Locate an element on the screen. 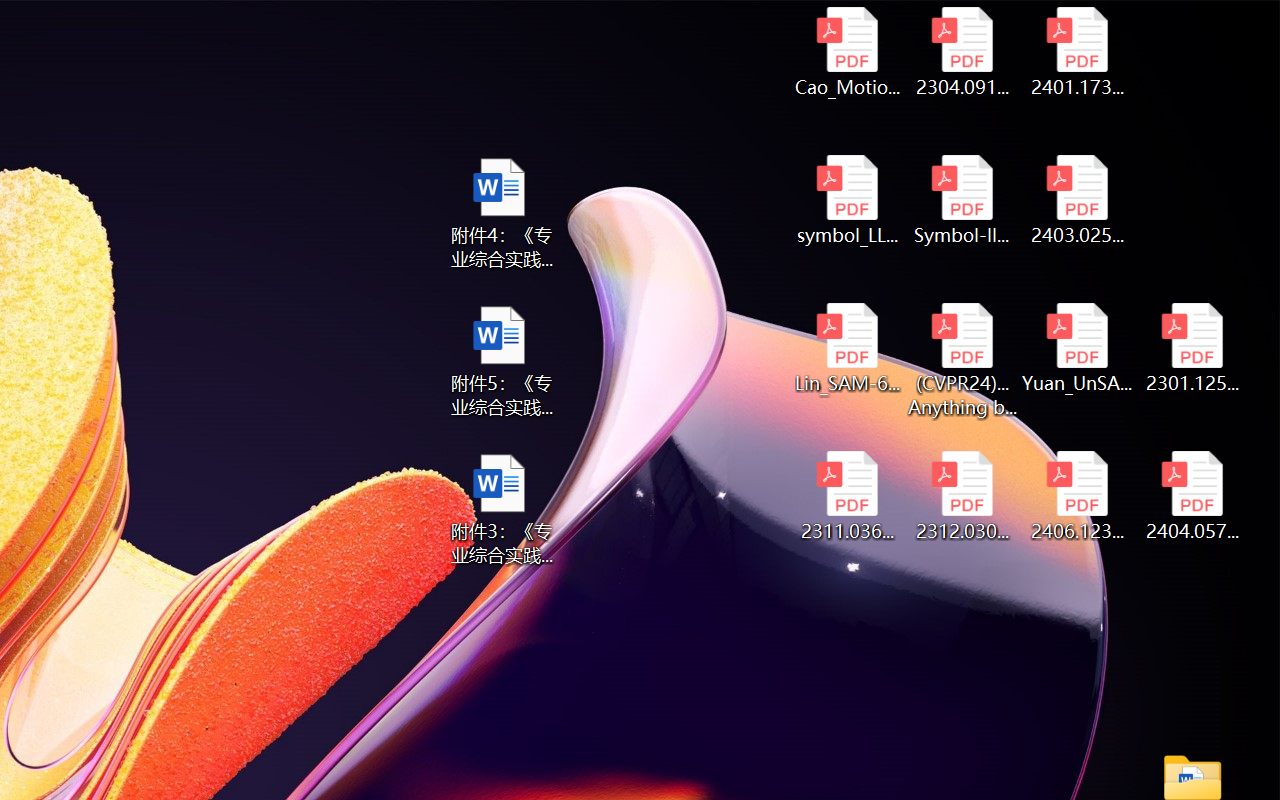 This screenshot has width=1280, height=800. 'symbol_LLM.pdf' is located at coordinates (847, 200).